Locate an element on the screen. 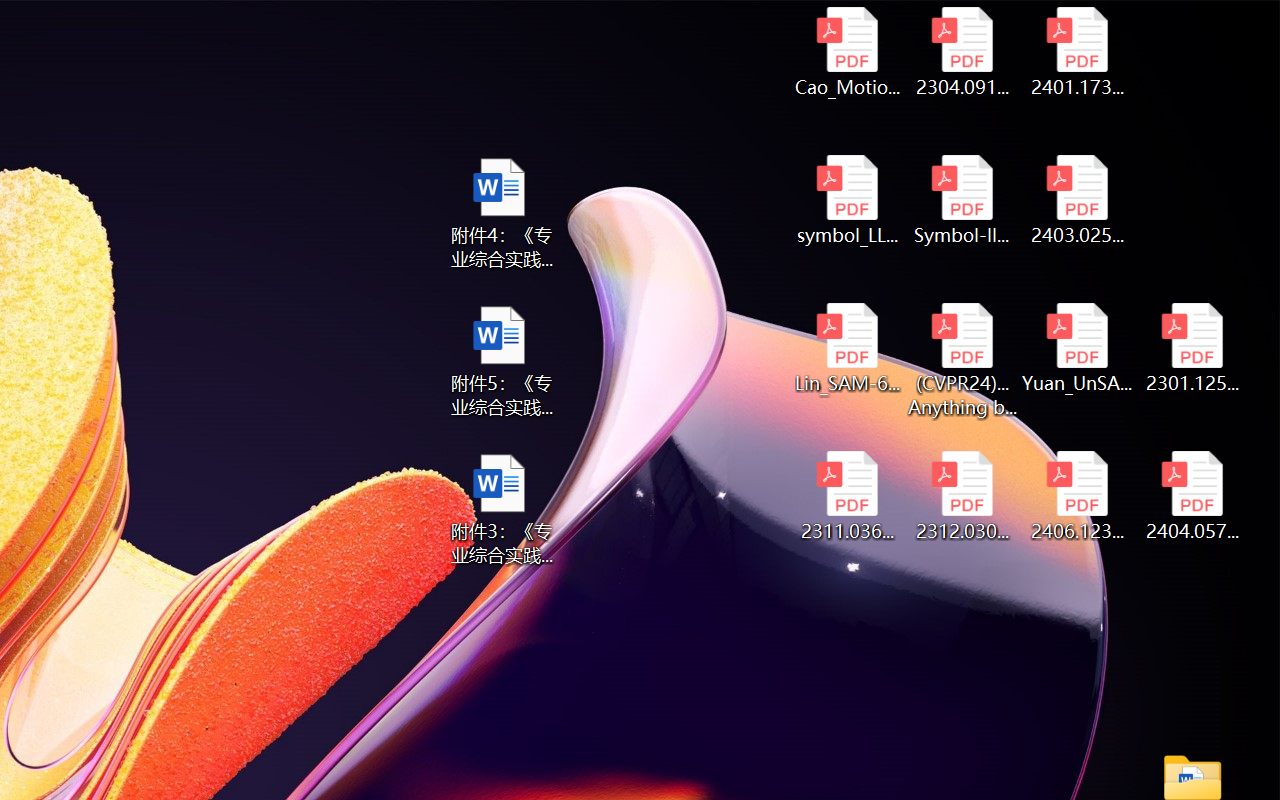 This screenshot has width=1280, height=800. 'symbol_LLM.pdf' is located at coordinates (847, 200).